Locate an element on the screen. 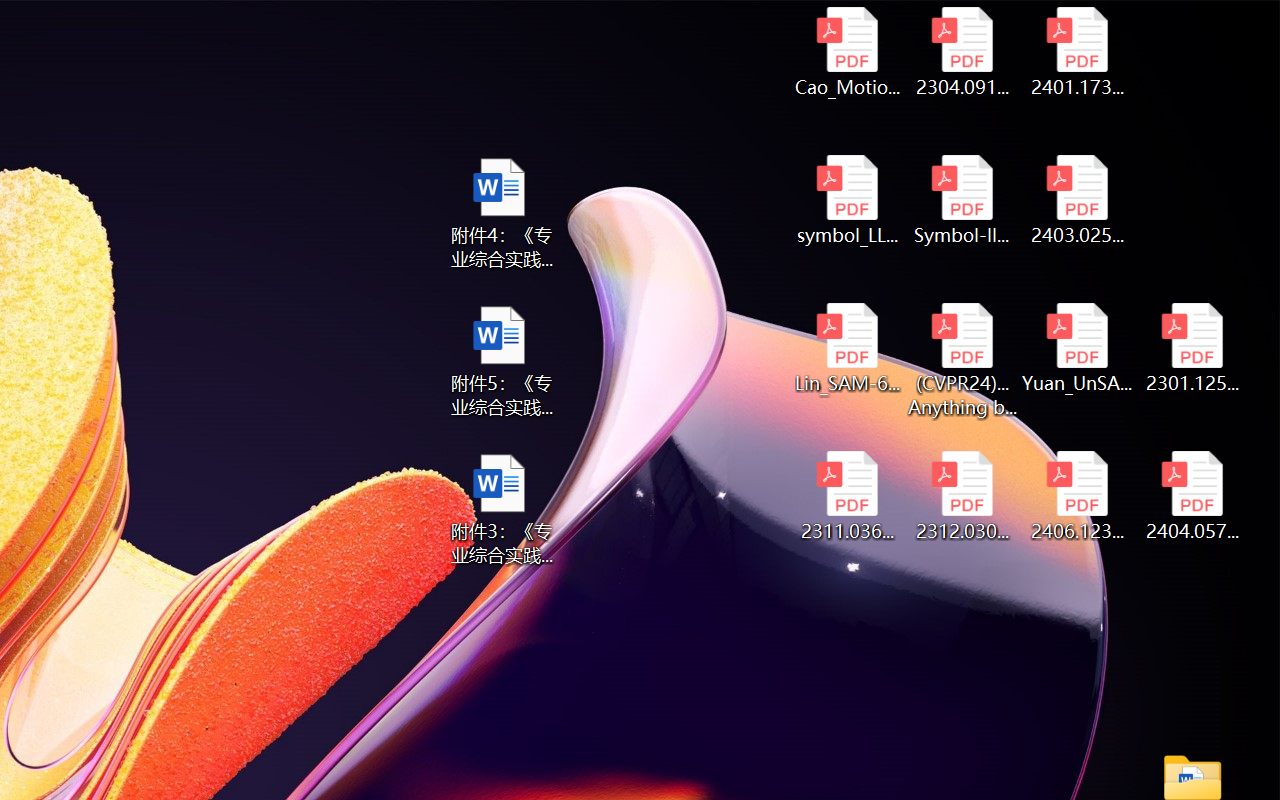 This screenshot has width=1280, height=800. 'symbol_LLM.pdf' is located at coordinates (847, 200).